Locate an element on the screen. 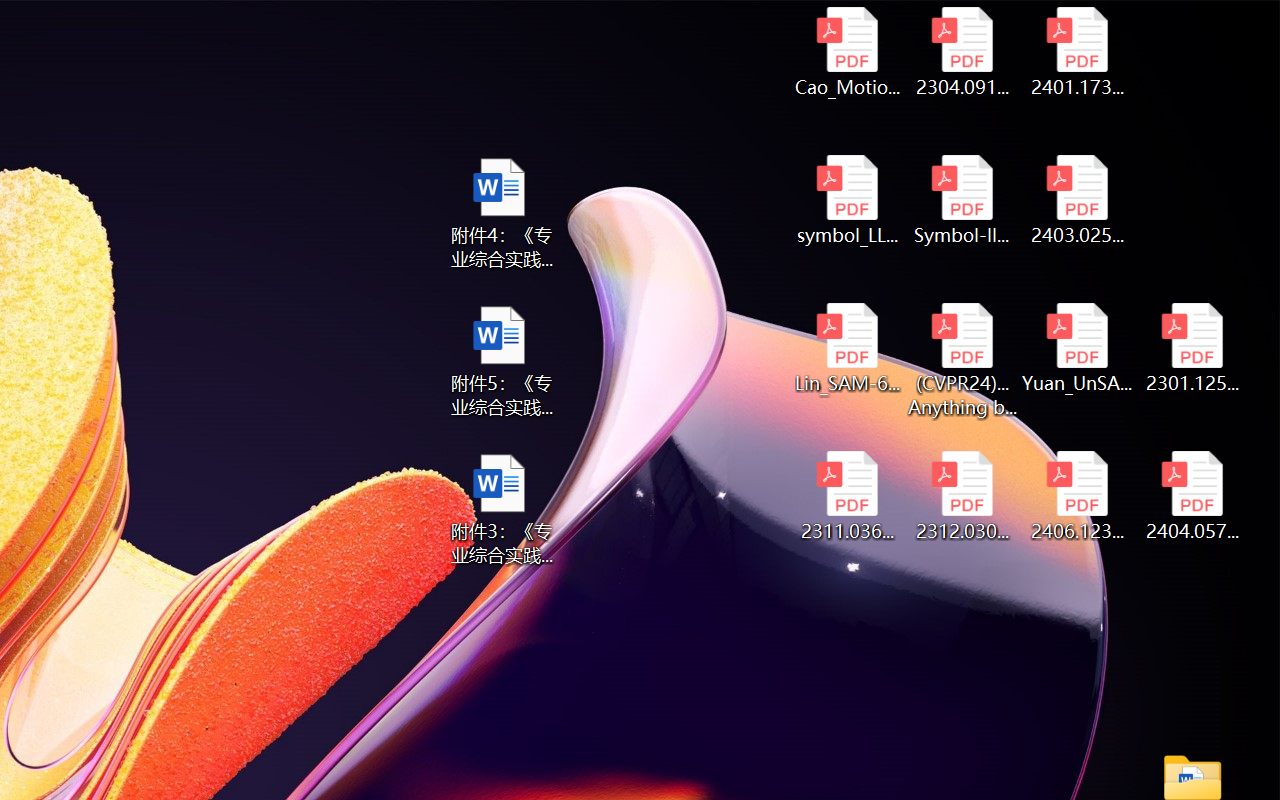 This screenshot has width=1280, height=800. 'symbol_LLM.pdf' is located at coordinates (847, 200).